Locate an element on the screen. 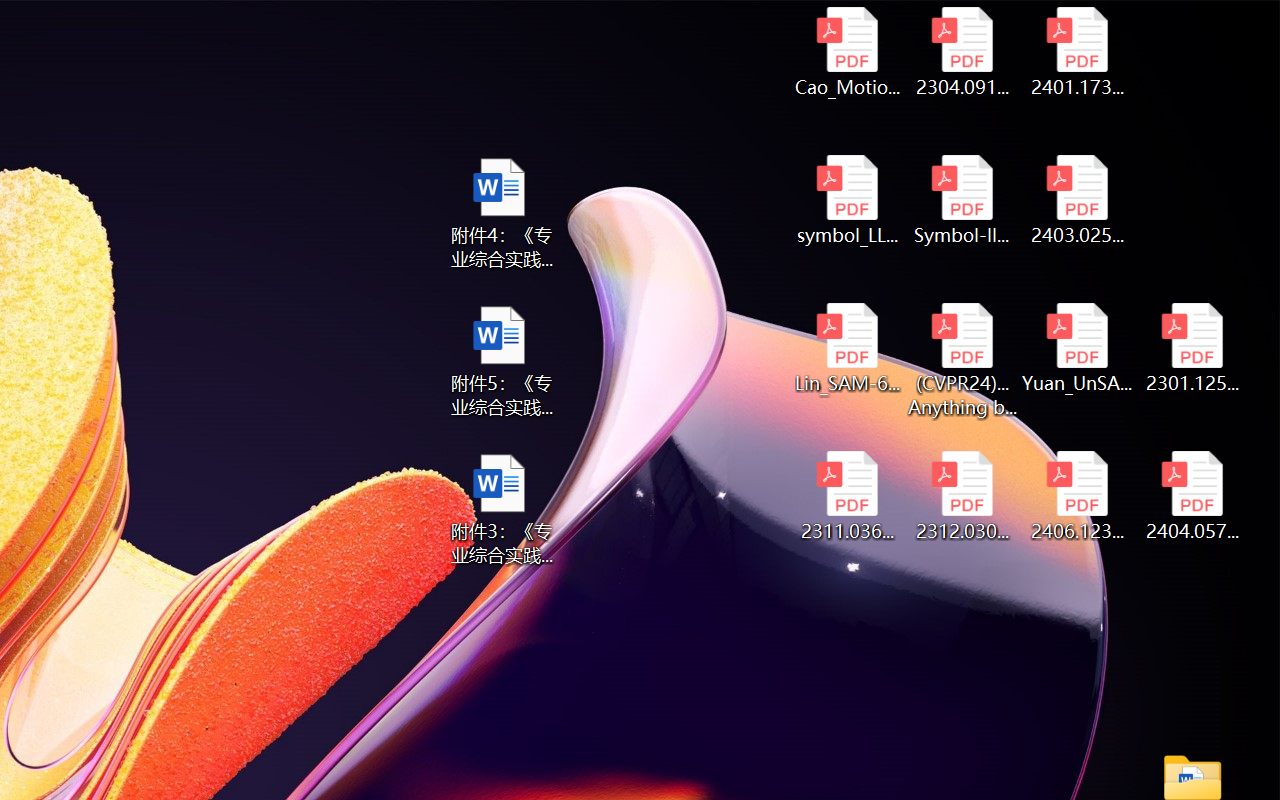 This screenshot has width=1280, height=800. 'symbol_LLM.pdf' is located at coordinates (847, 200).